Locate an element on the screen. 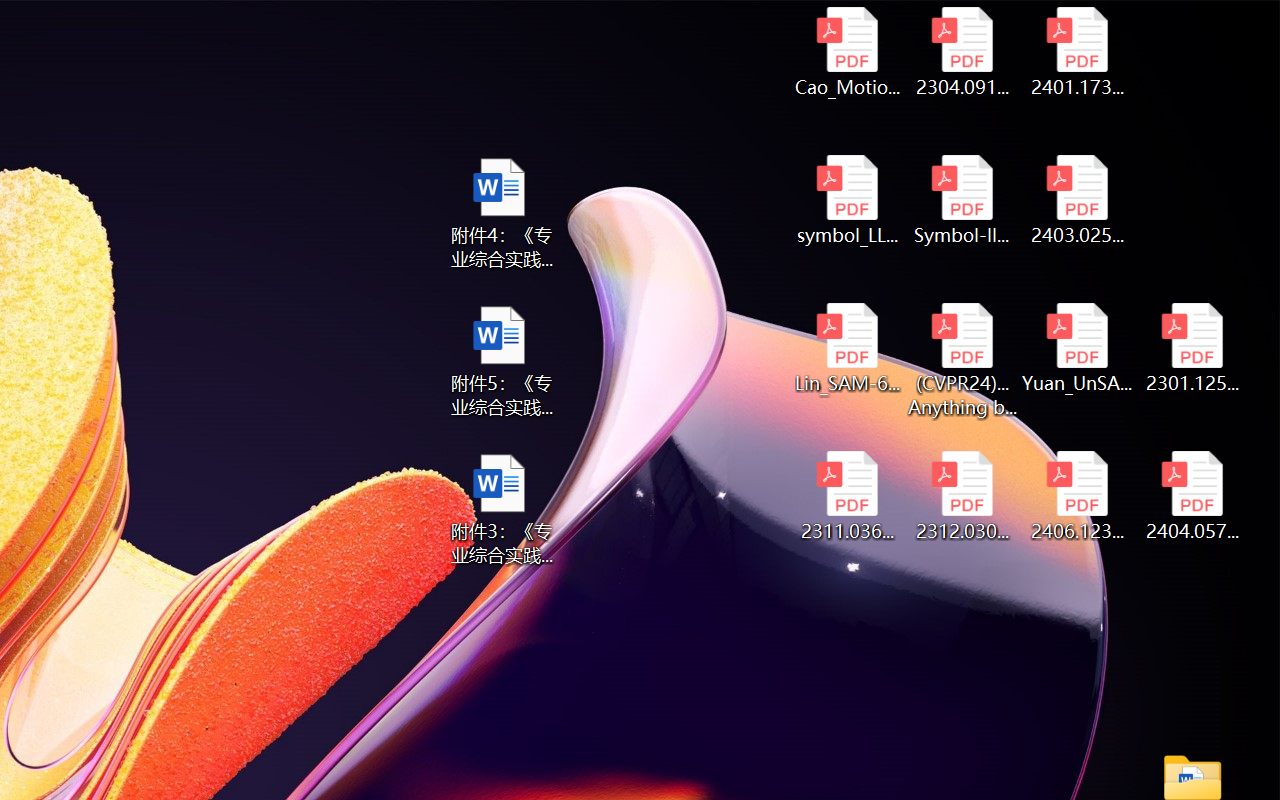 This screenshot has width=1280, height=800. 'symbol_LLM.pdf' is located at coordinates (847, 200).